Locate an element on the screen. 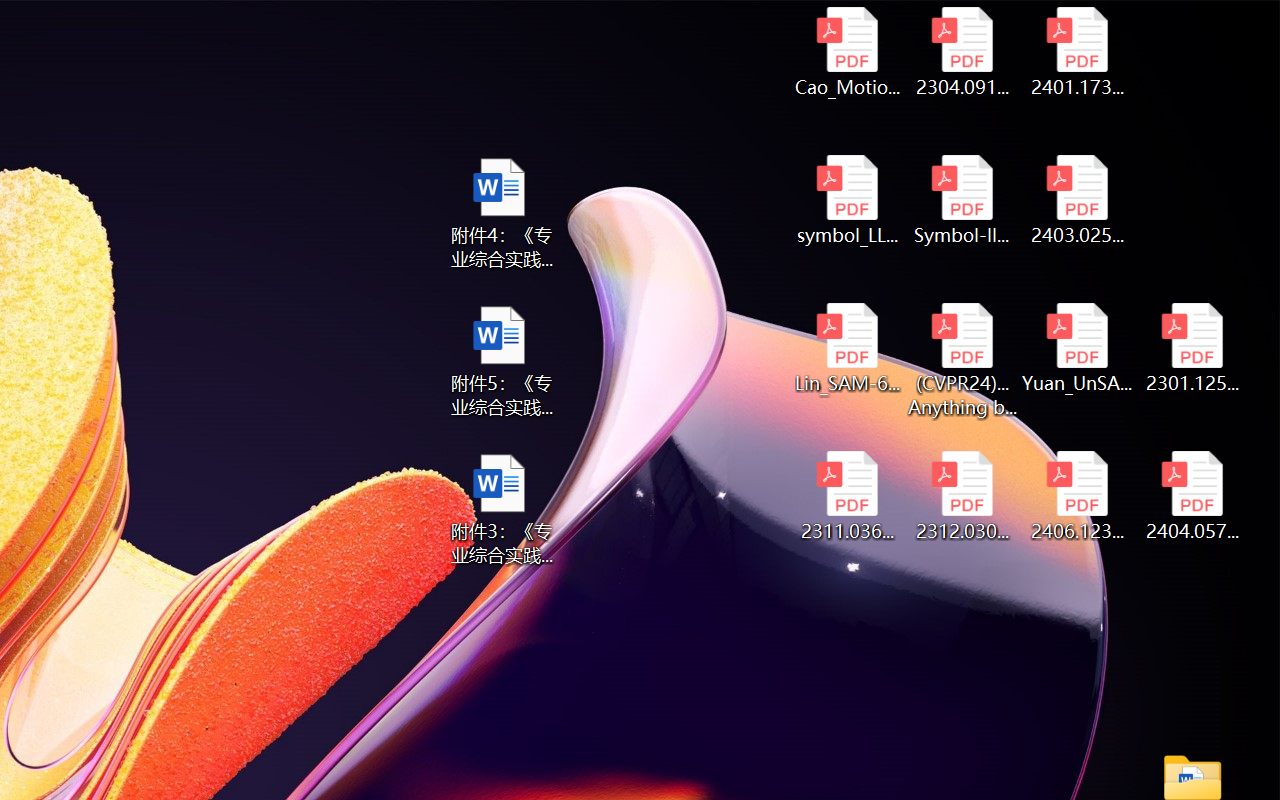 This screenshot has width=1280, height=800. 'symbol_LLM.pdf' is located at coordinates (847, 200).